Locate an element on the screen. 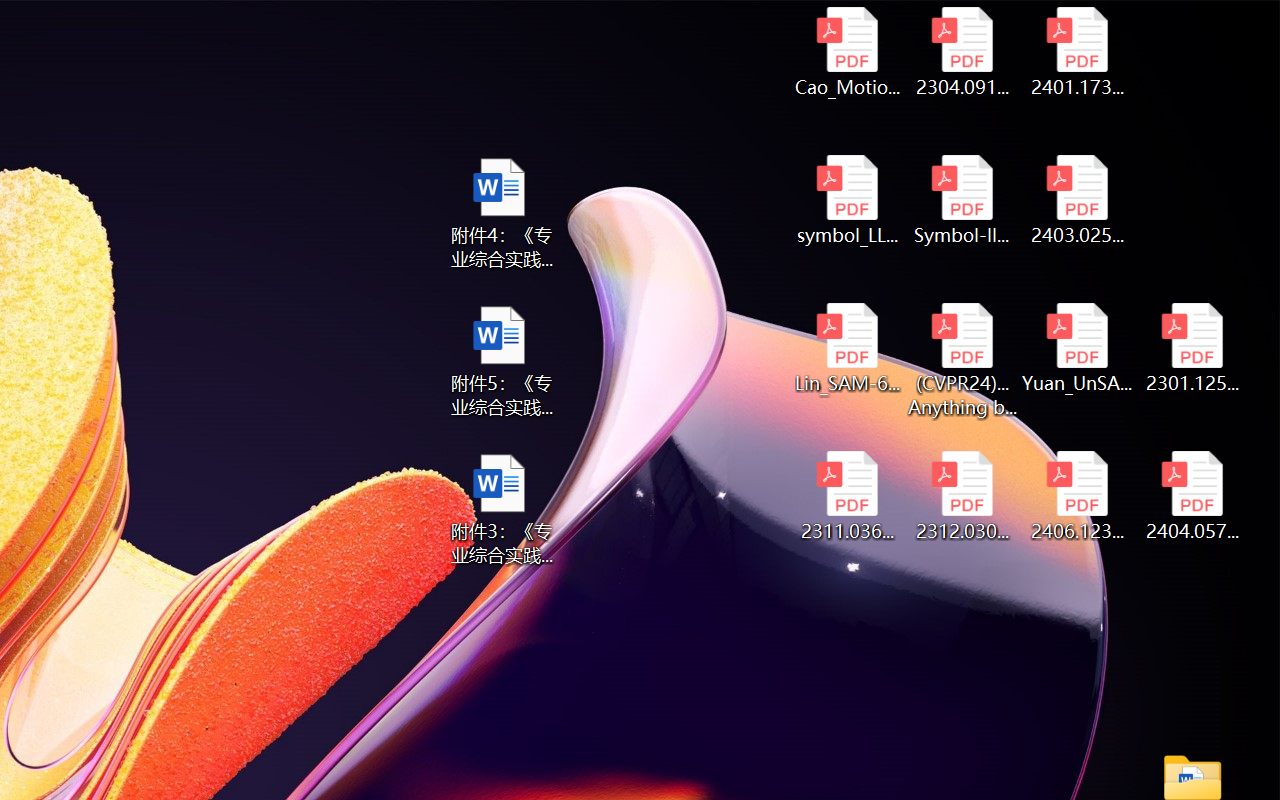 This screenshot has width=1280, height=800. 'symbol_LLM.pdf' is located at coordinates (847, 200).